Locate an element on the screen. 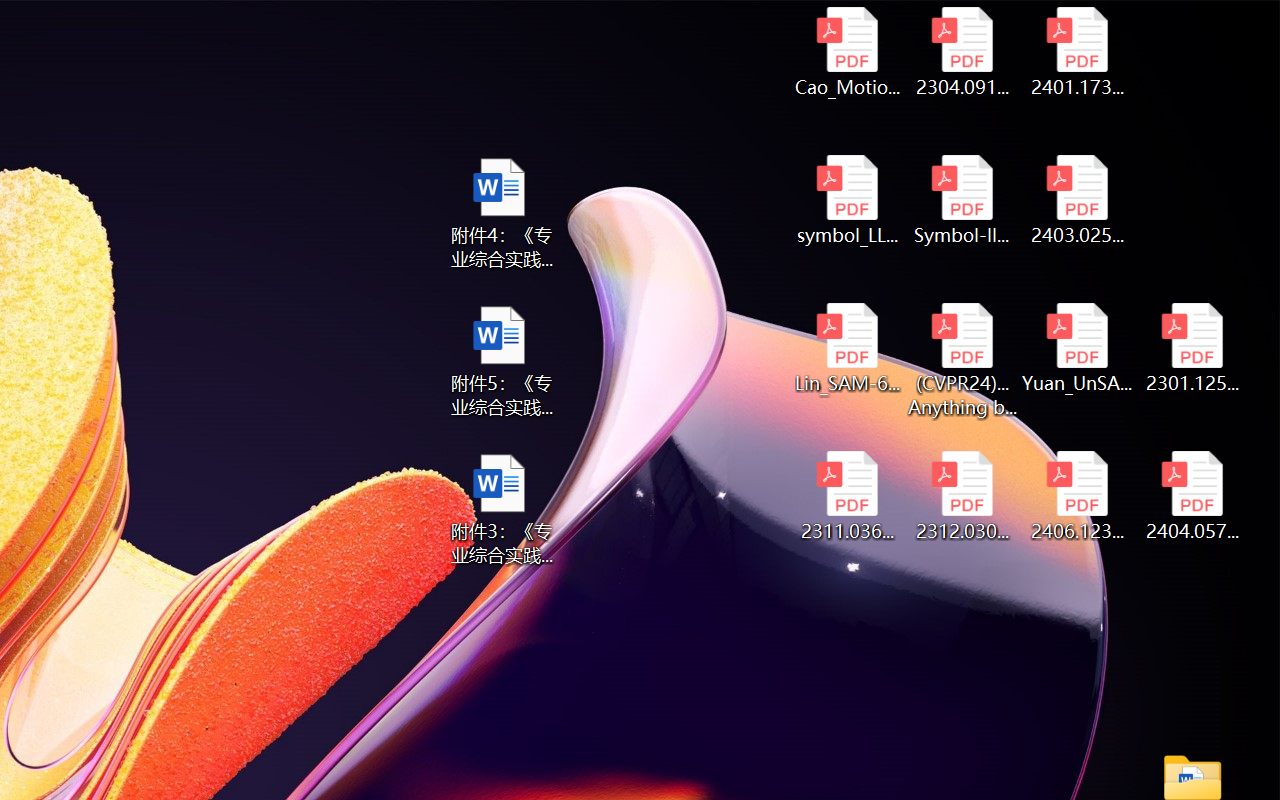 This screenshot has width=1280, height=800. 'symbol_LLM.pdf' is located at coordinates (847, 200).